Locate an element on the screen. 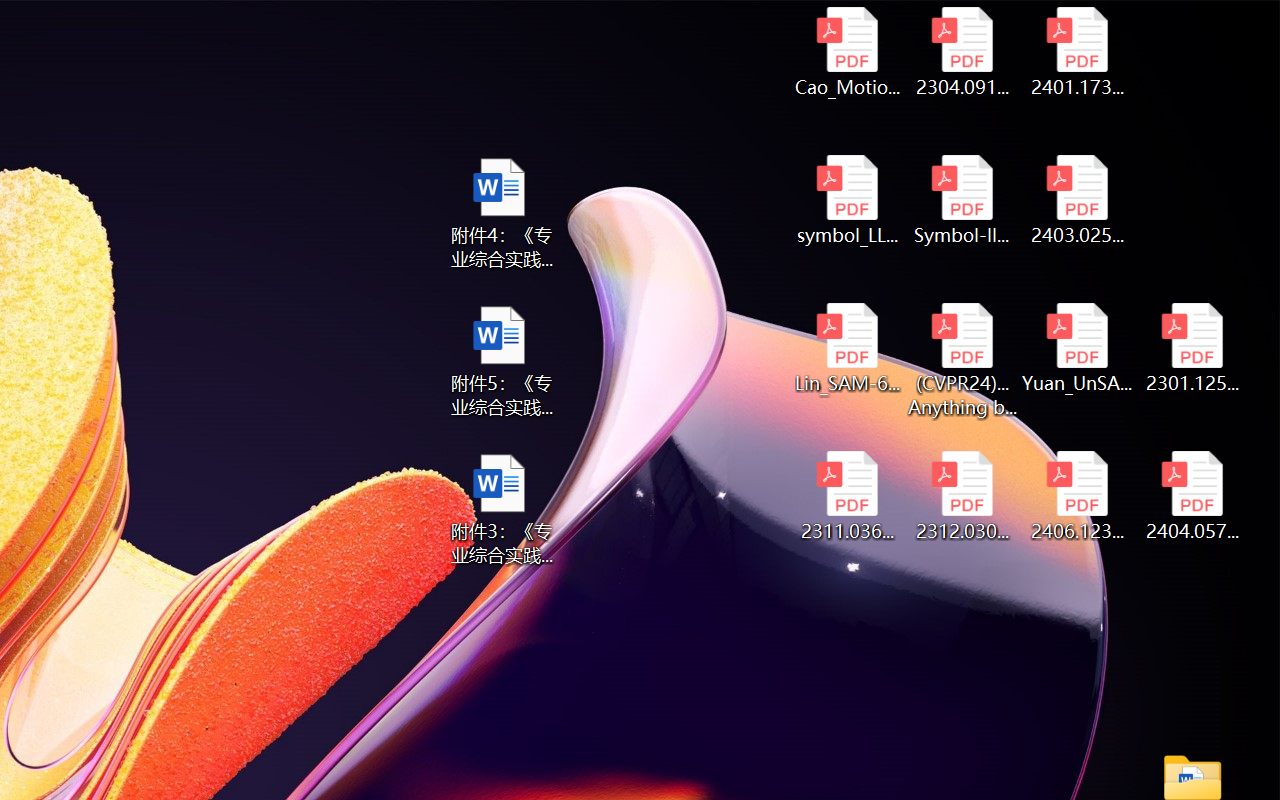 This screenshot has width=1280, height=800. 'symbol_LLM.pdf' is located at coordinates (847, 200).